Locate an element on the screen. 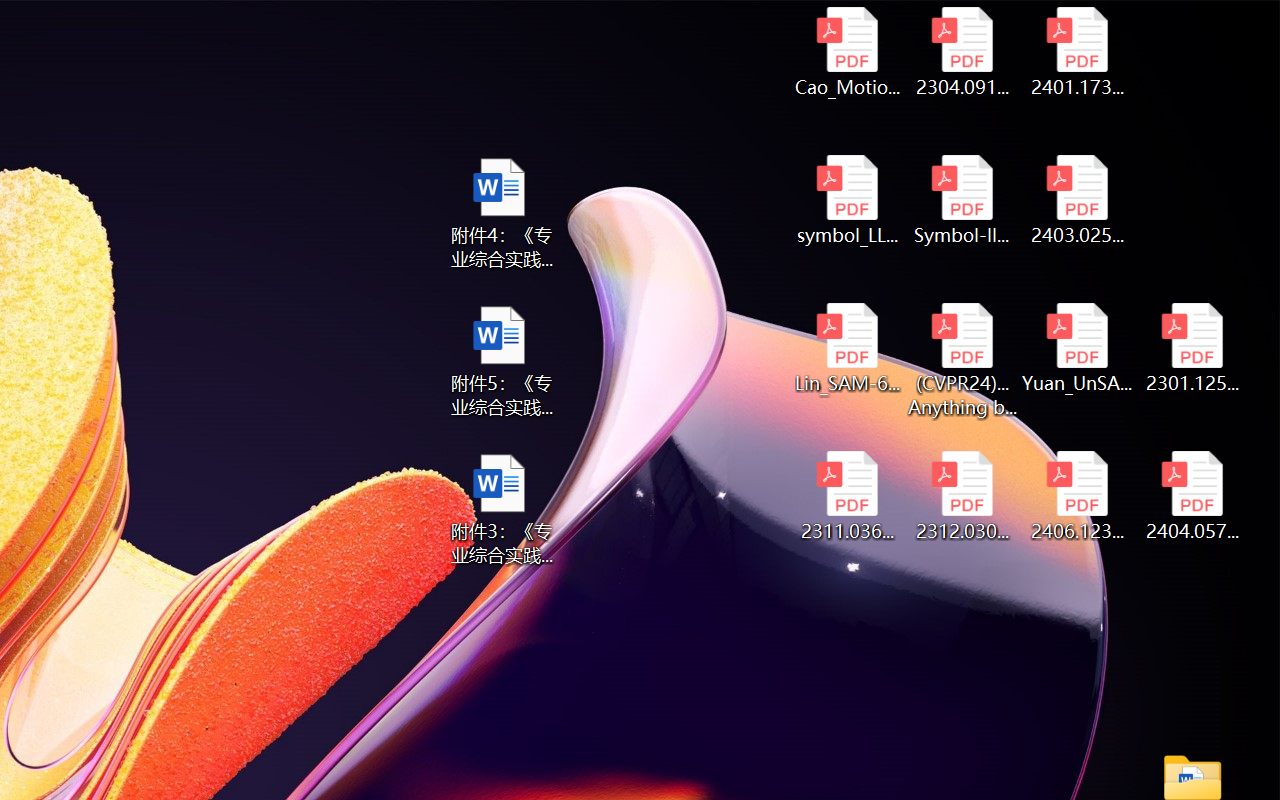 This screenshot has width=1280, height=800. 'symbol_LLM.pdf' is located at coordinates (847, 200).